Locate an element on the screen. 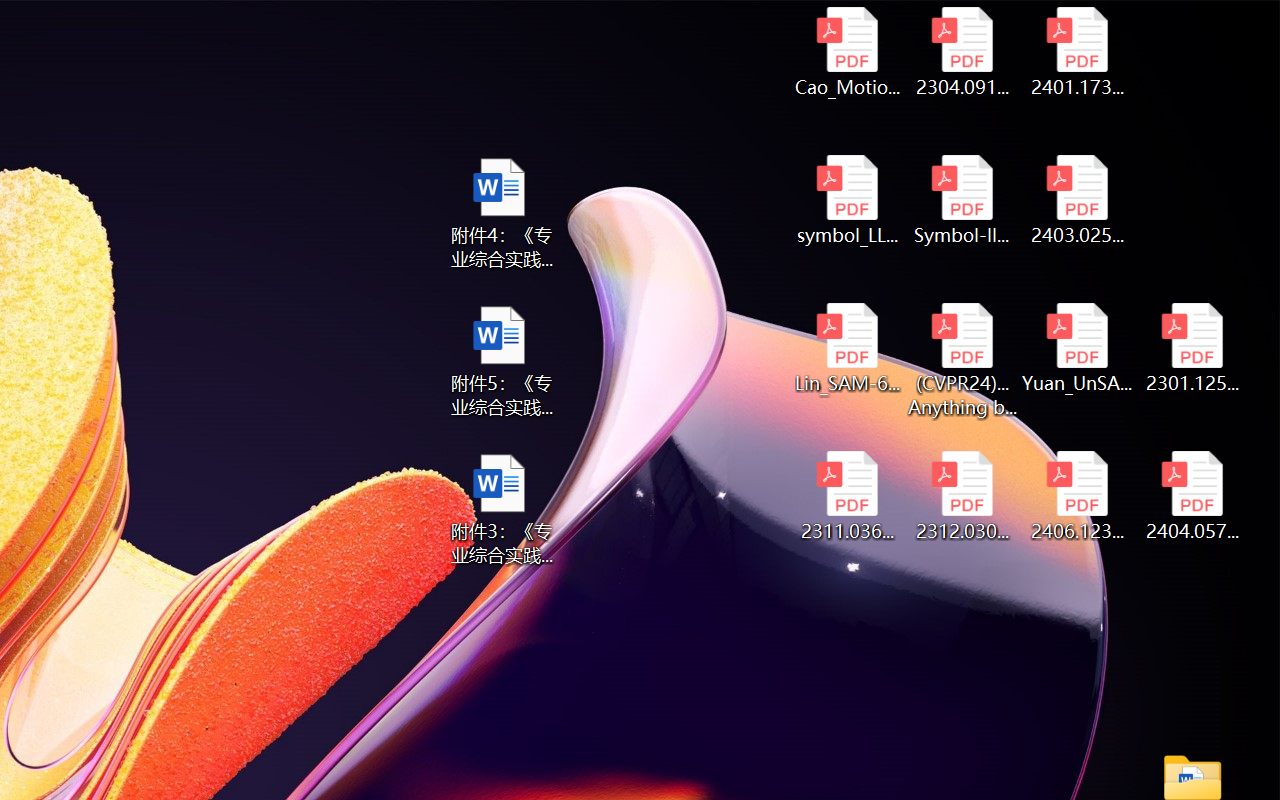 This screenshot has width=1280, height=800. 'symbol_LLM.pdf' is located at coordinates (847, 200).